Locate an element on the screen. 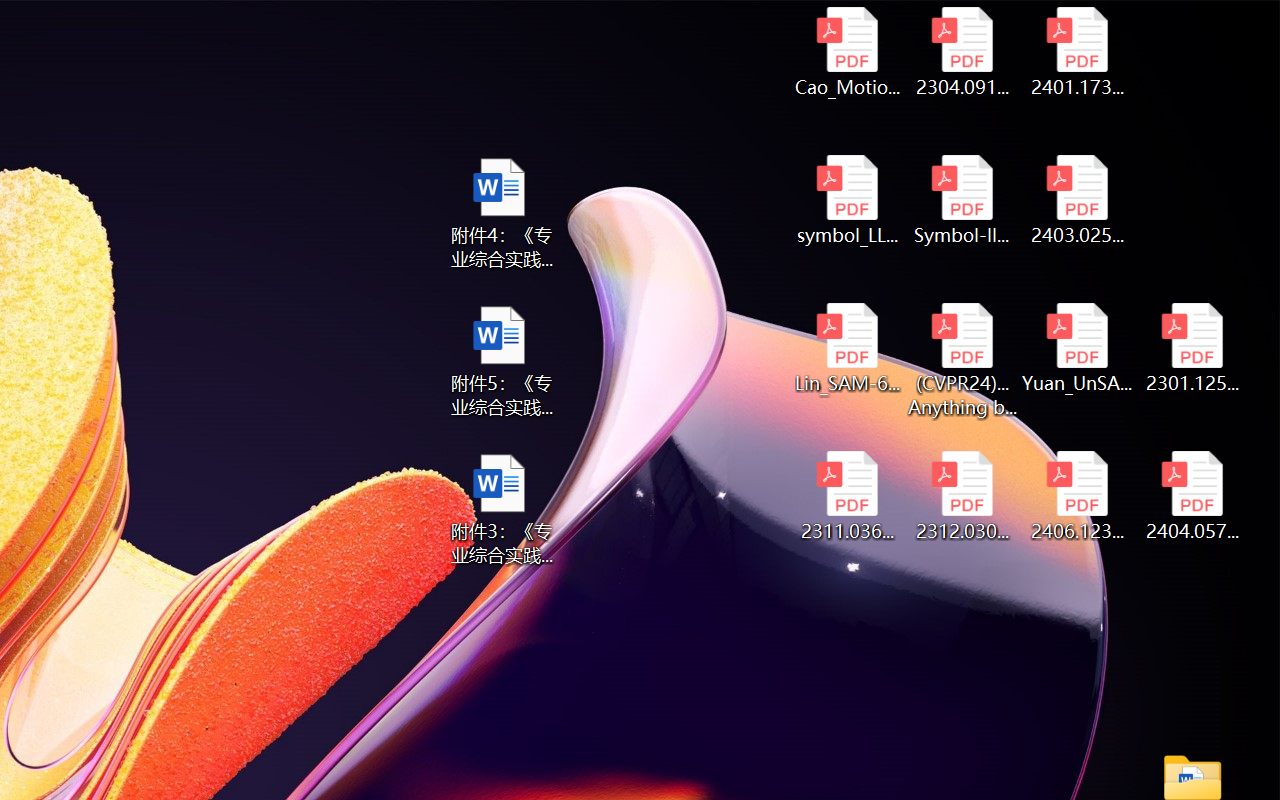 This screenshot has width=1280, height=800. 'symbol_LLM.pdf' is located at coordinates (847, 200).